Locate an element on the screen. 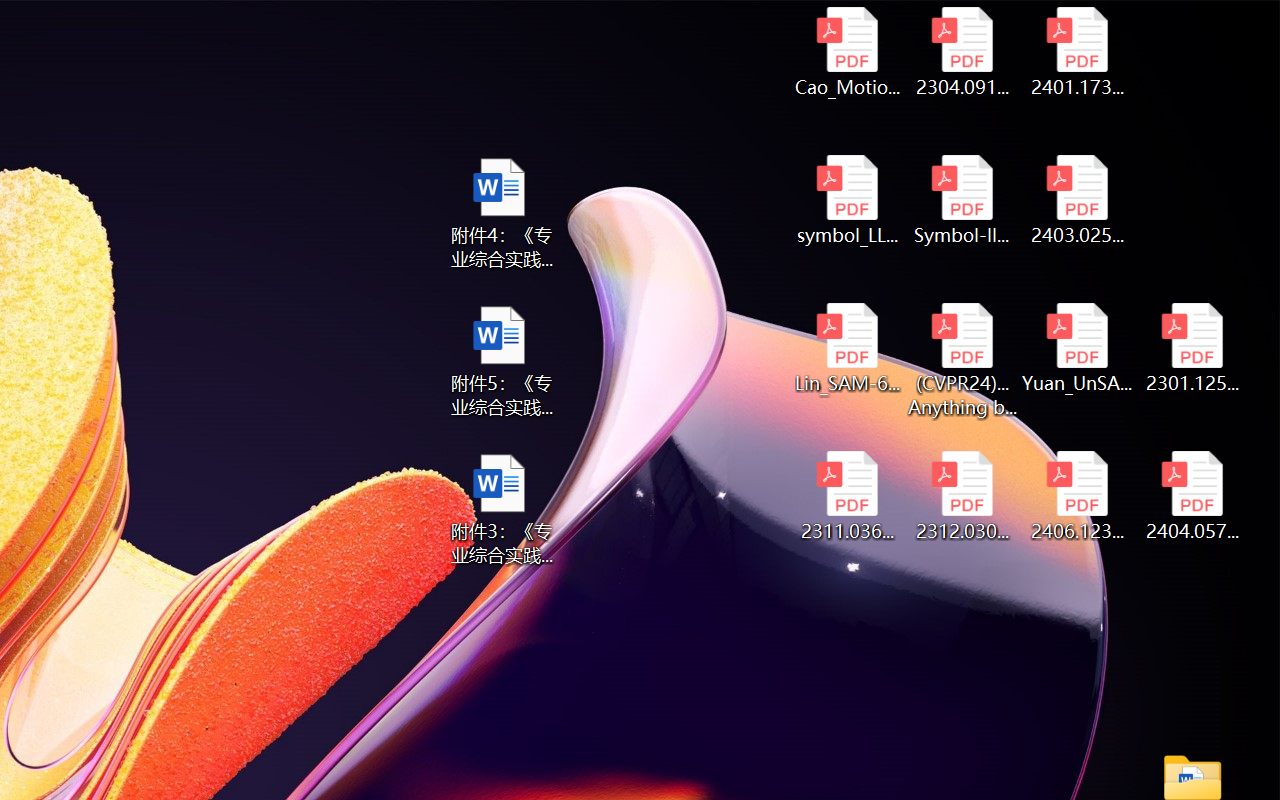 This screenshot has width=1280, height=800. 'symbol_LLM.pdf' is located at coordinates (847, 200).